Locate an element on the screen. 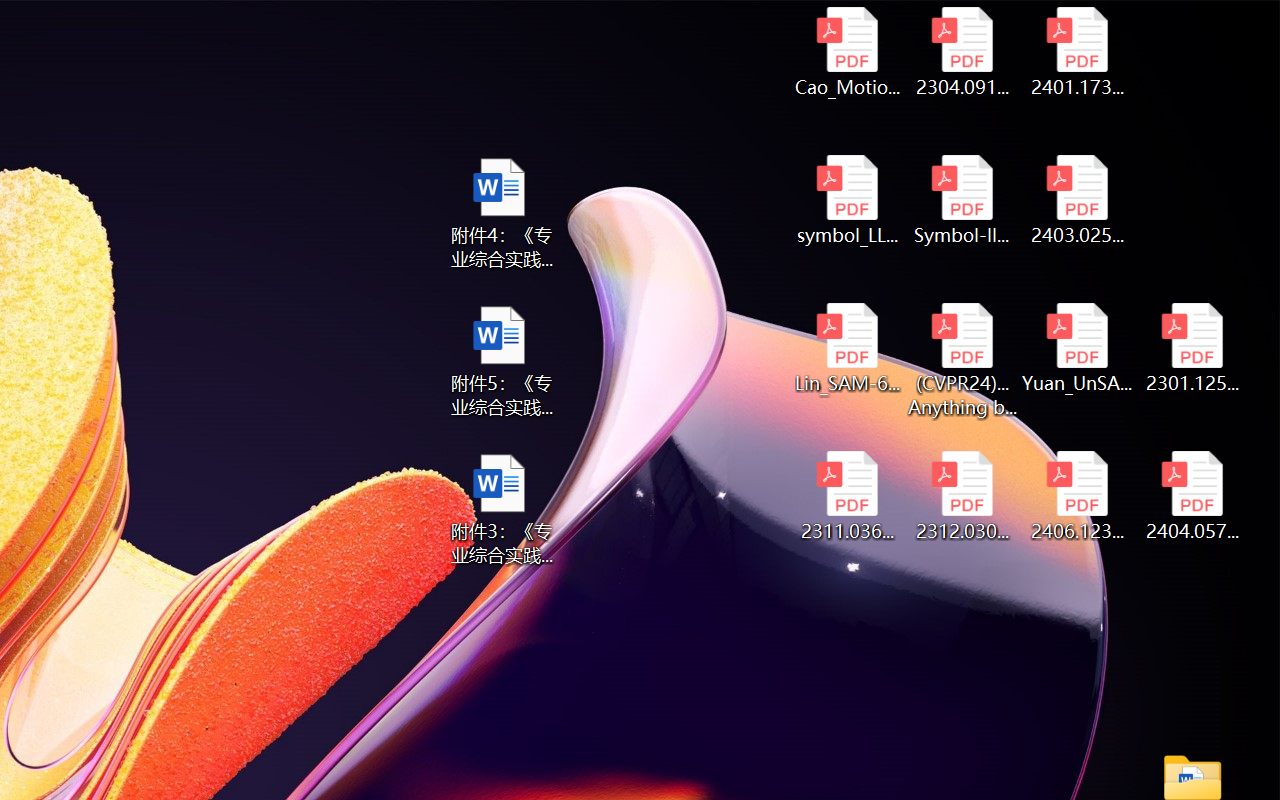 This screenshot has width=1280, height=800. 'symbol_LLM.pdf' is located at coordinates (847, 200).